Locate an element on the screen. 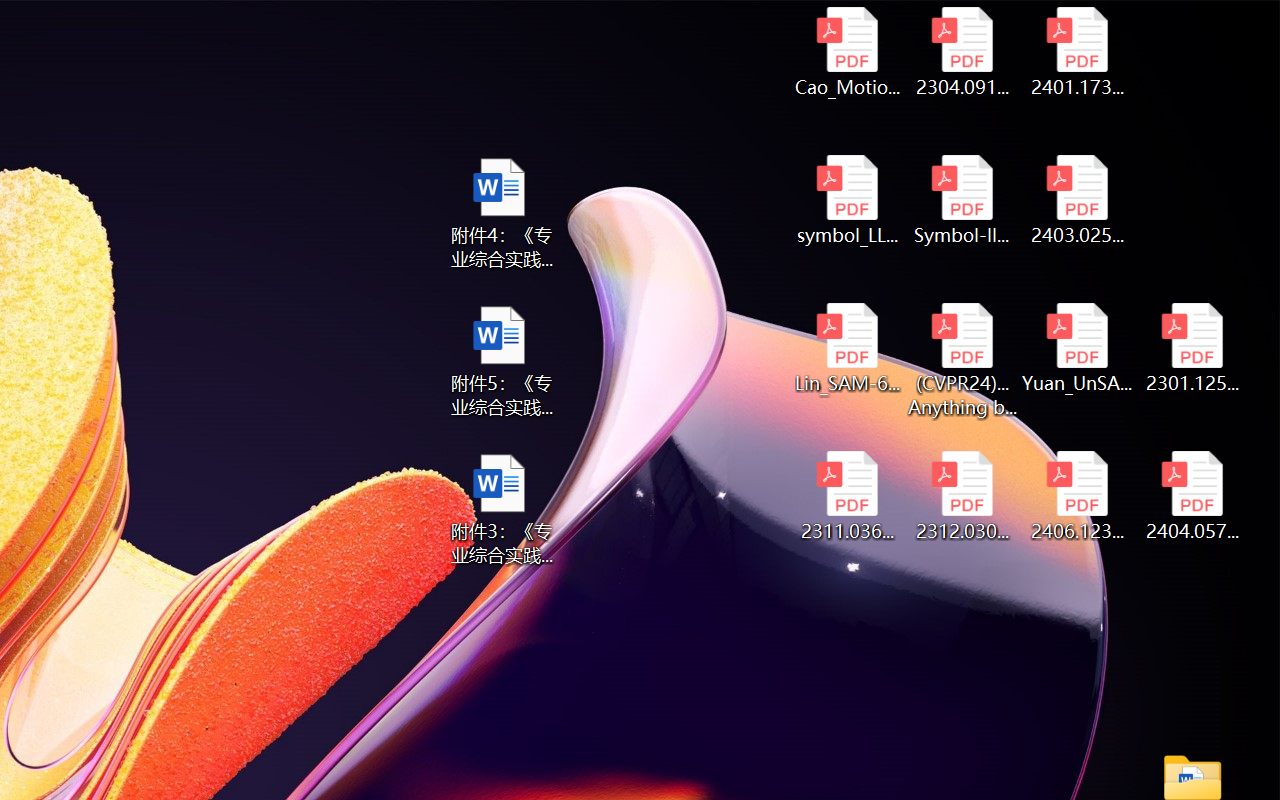 This screenshot has width=1280, height=800. 'symbol_LLM.pdf' is located at coordinates (847, 200).